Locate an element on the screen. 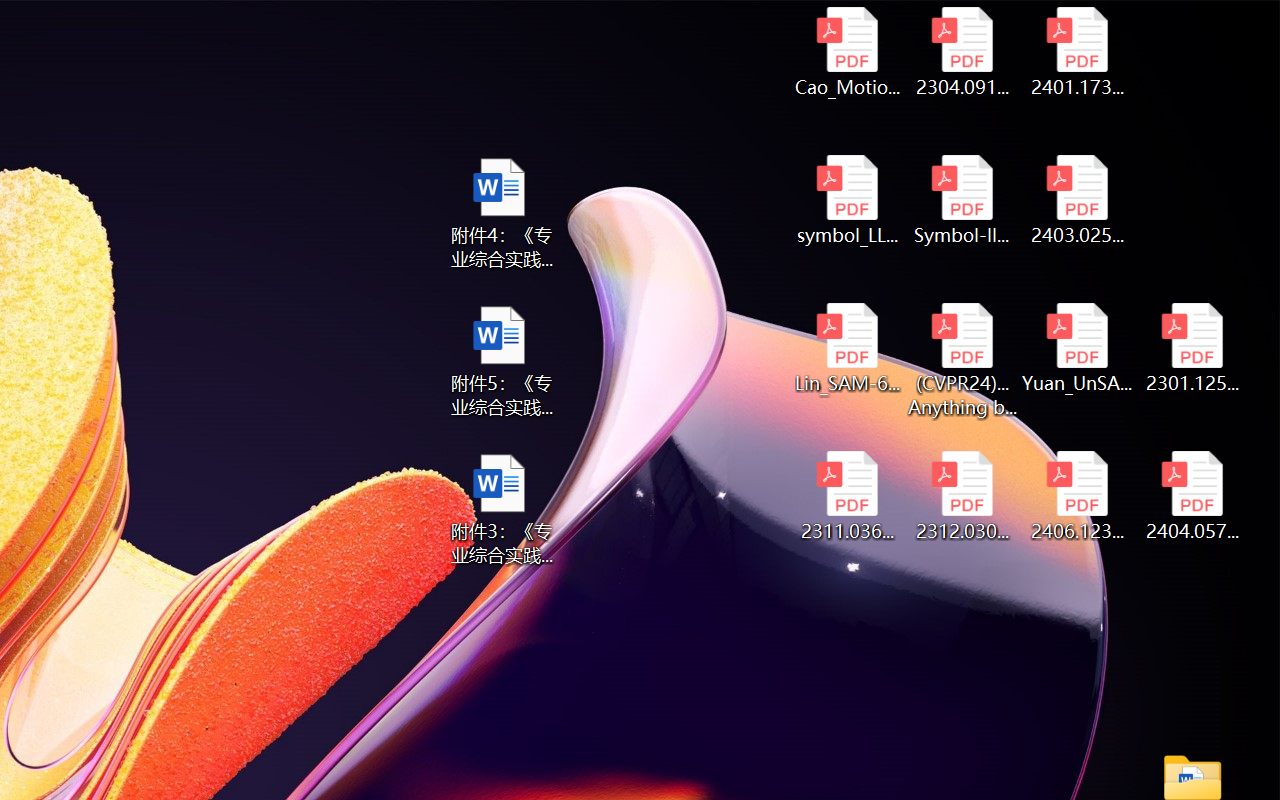 This screenshot has width=1280, height=800. 'symbol_LLM.pdf' is located at coordinates (847, 200).